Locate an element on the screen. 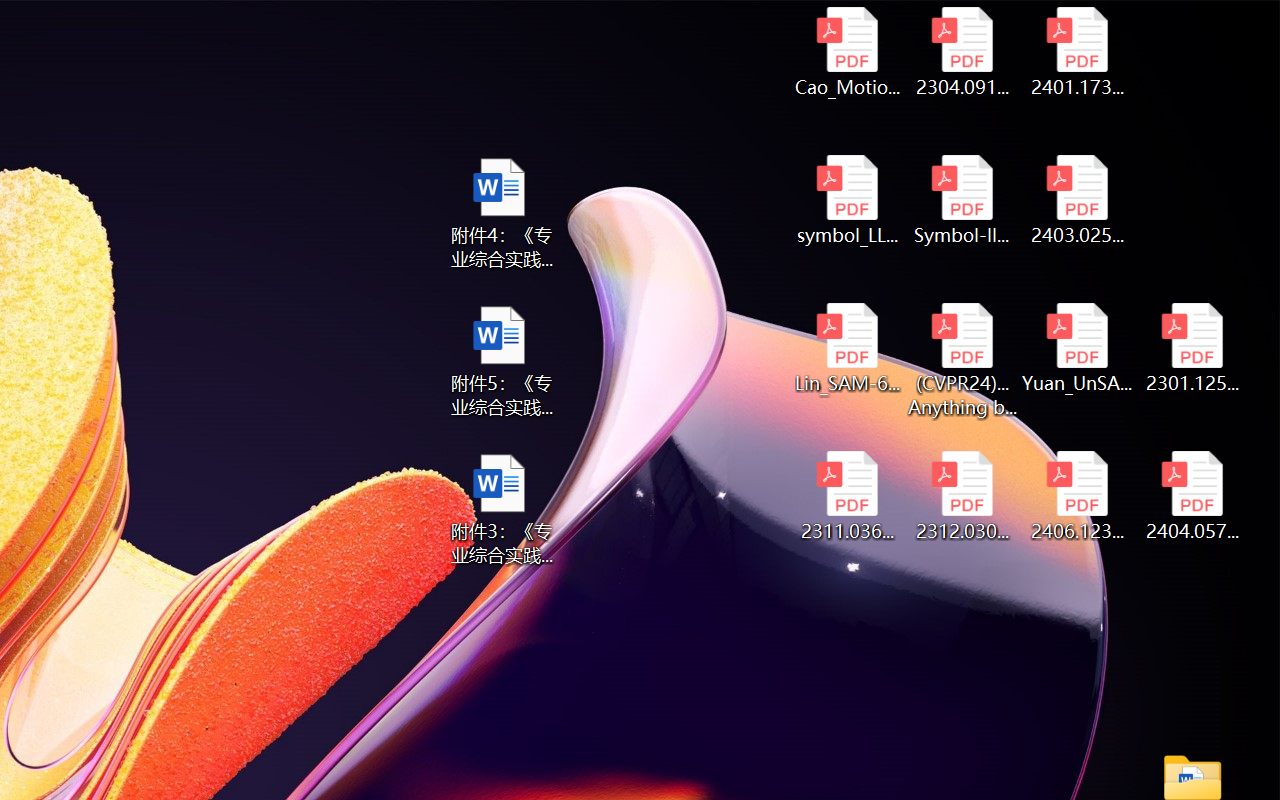 This screenshot has width=1280, height=800. 'symbol_LLM.pdf' is located at coordinates (847, 200).